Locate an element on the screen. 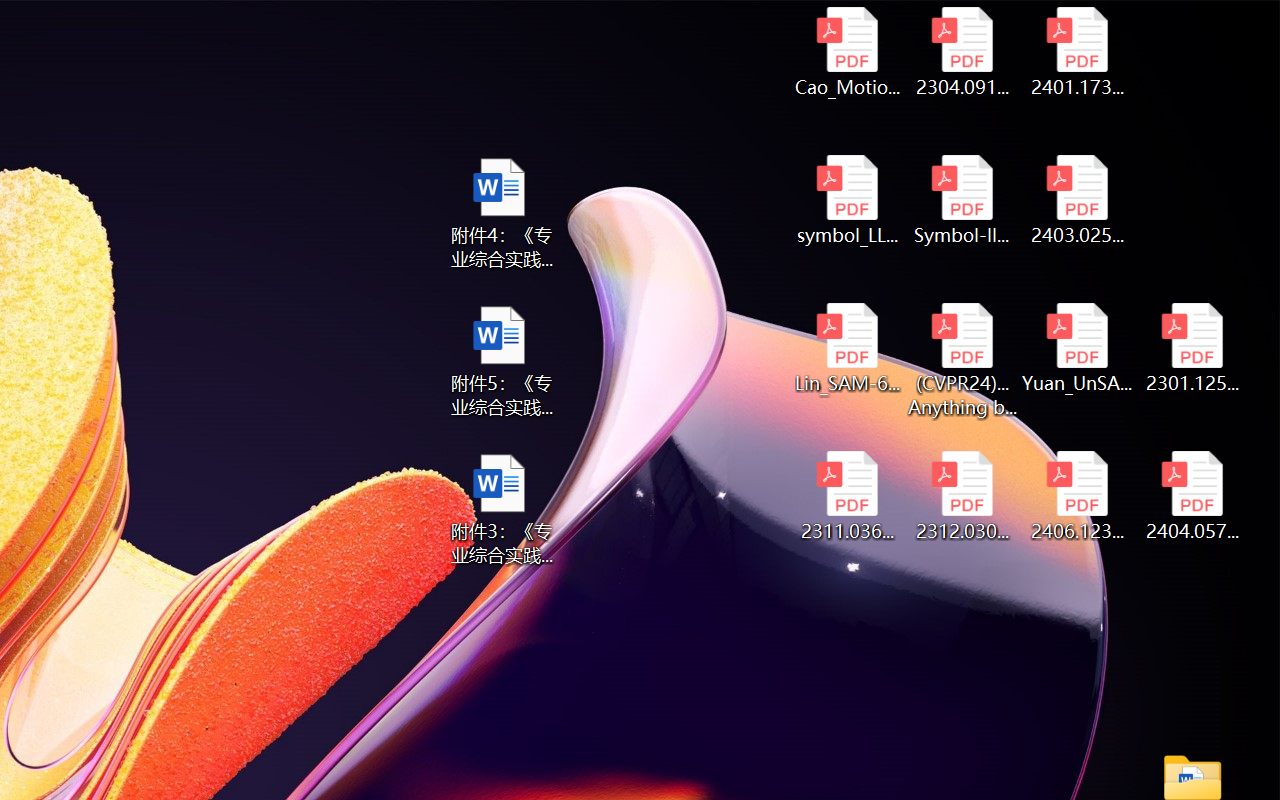 This screenshot has width=1280, height=800. 'symbol_LLM.pdf' is located at coordinates (847, 200).